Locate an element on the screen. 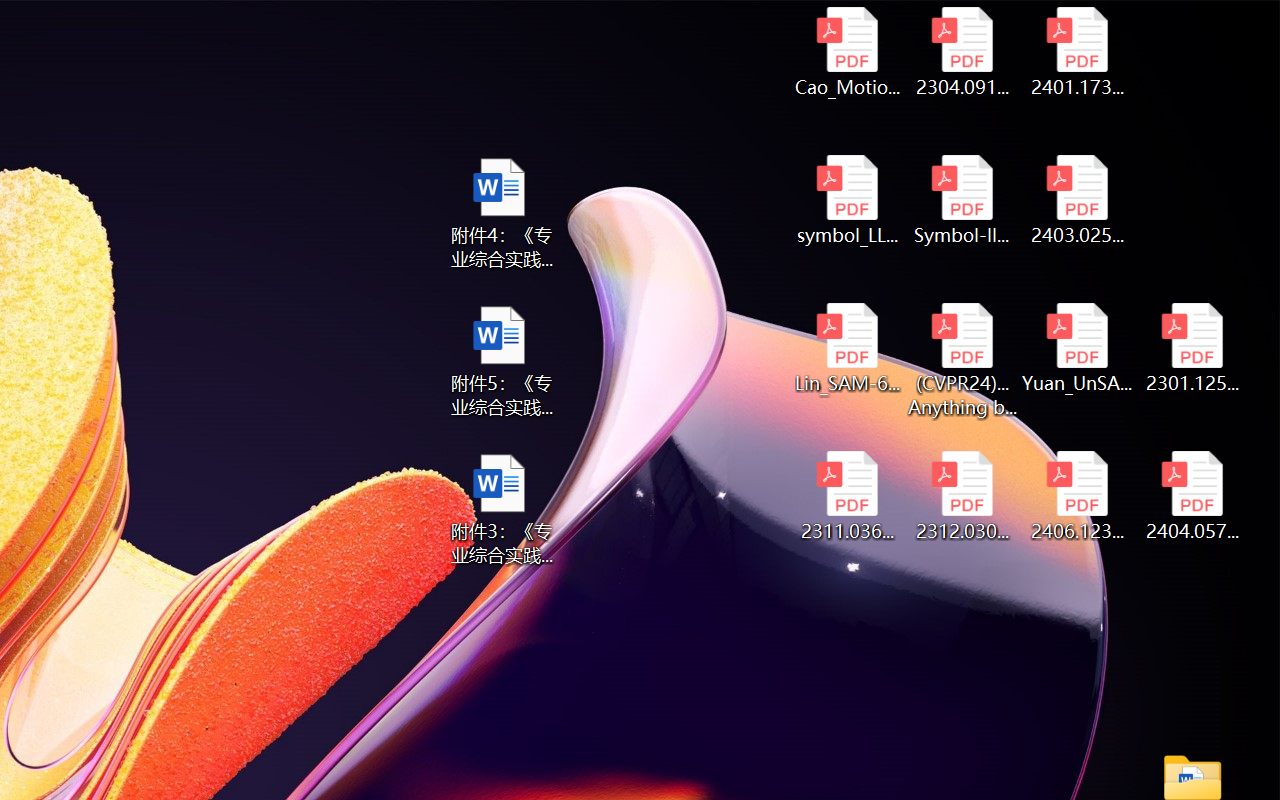 This screenshot has width=1280, height=800. 'symbol_LLM.pdf' is located at coordinates (847, 200).